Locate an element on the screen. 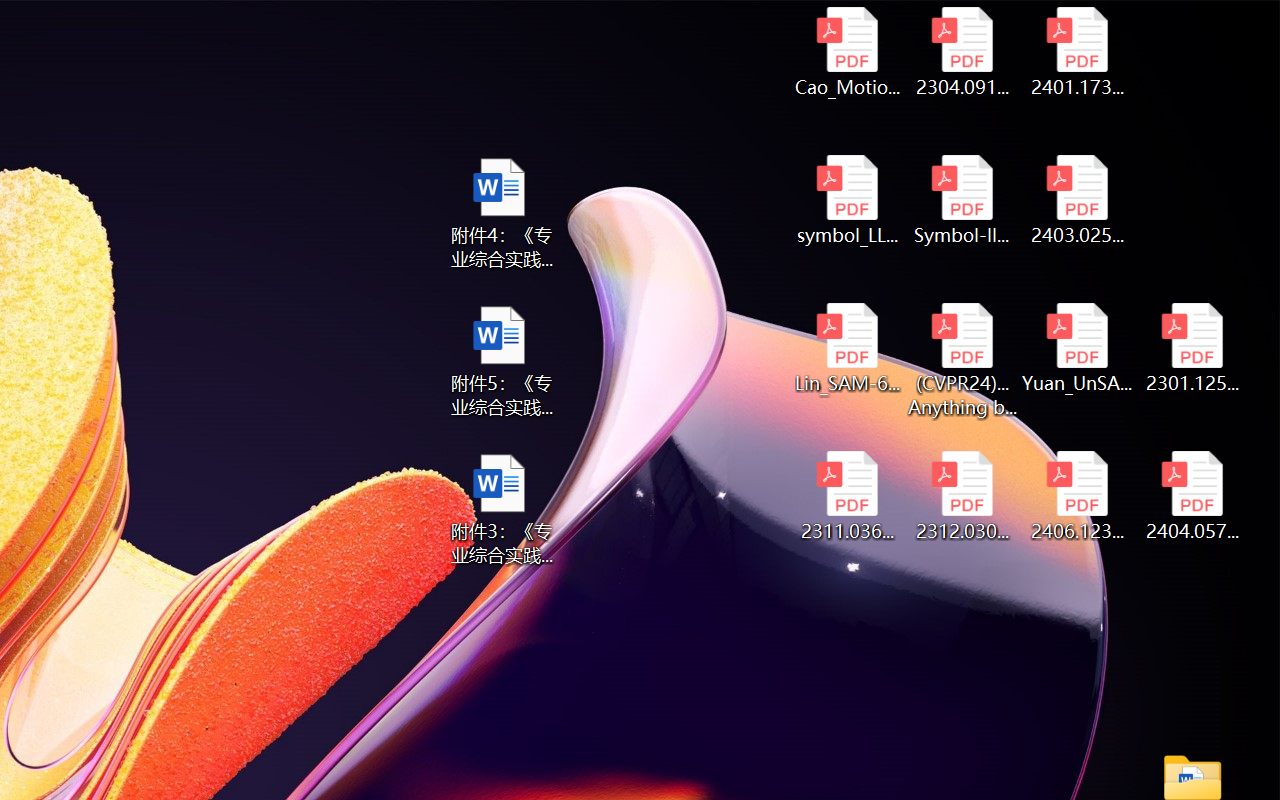 This screenshot has width=1280, height=800. 'symbol_LLM.pdf' is located at coordinates (847, 200).